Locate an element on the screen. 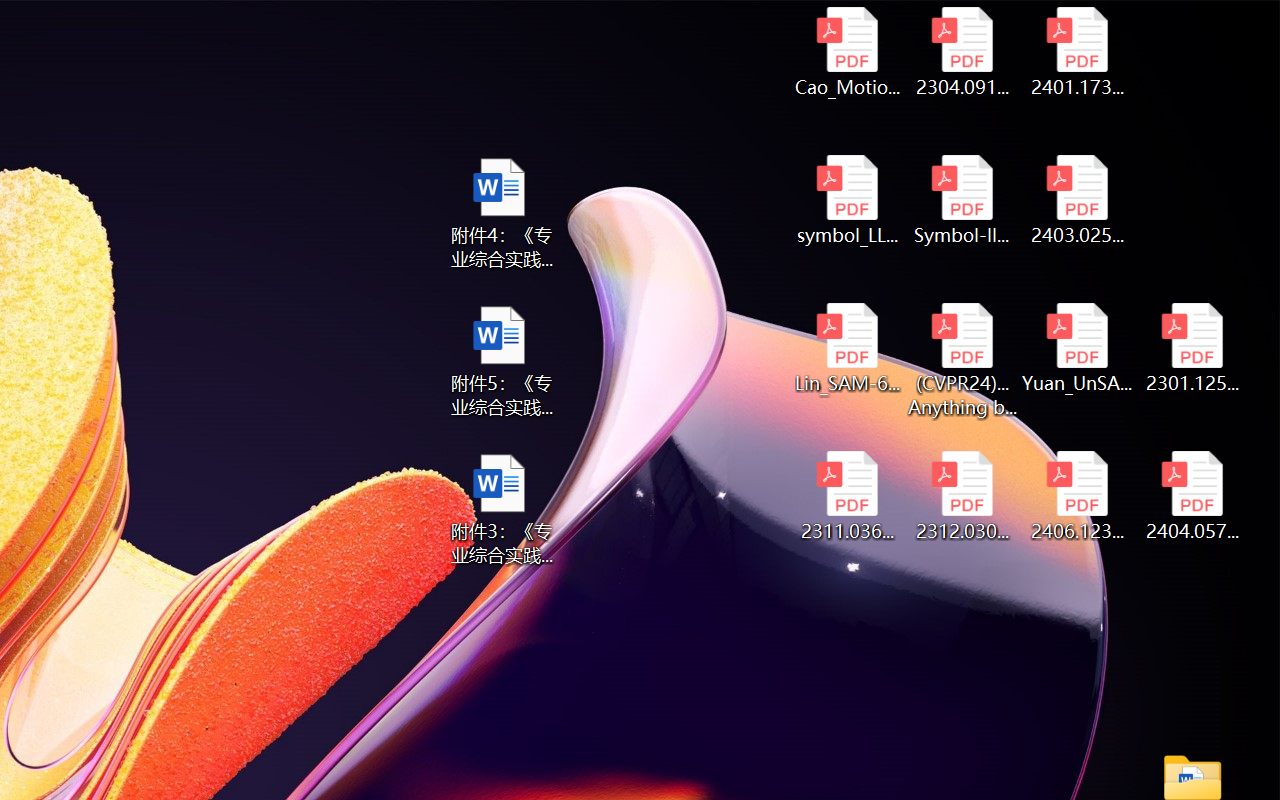 This screenshot has width=1280, height=800. 'symbol_LLM.pdf' is located at coordinates (847, 200).